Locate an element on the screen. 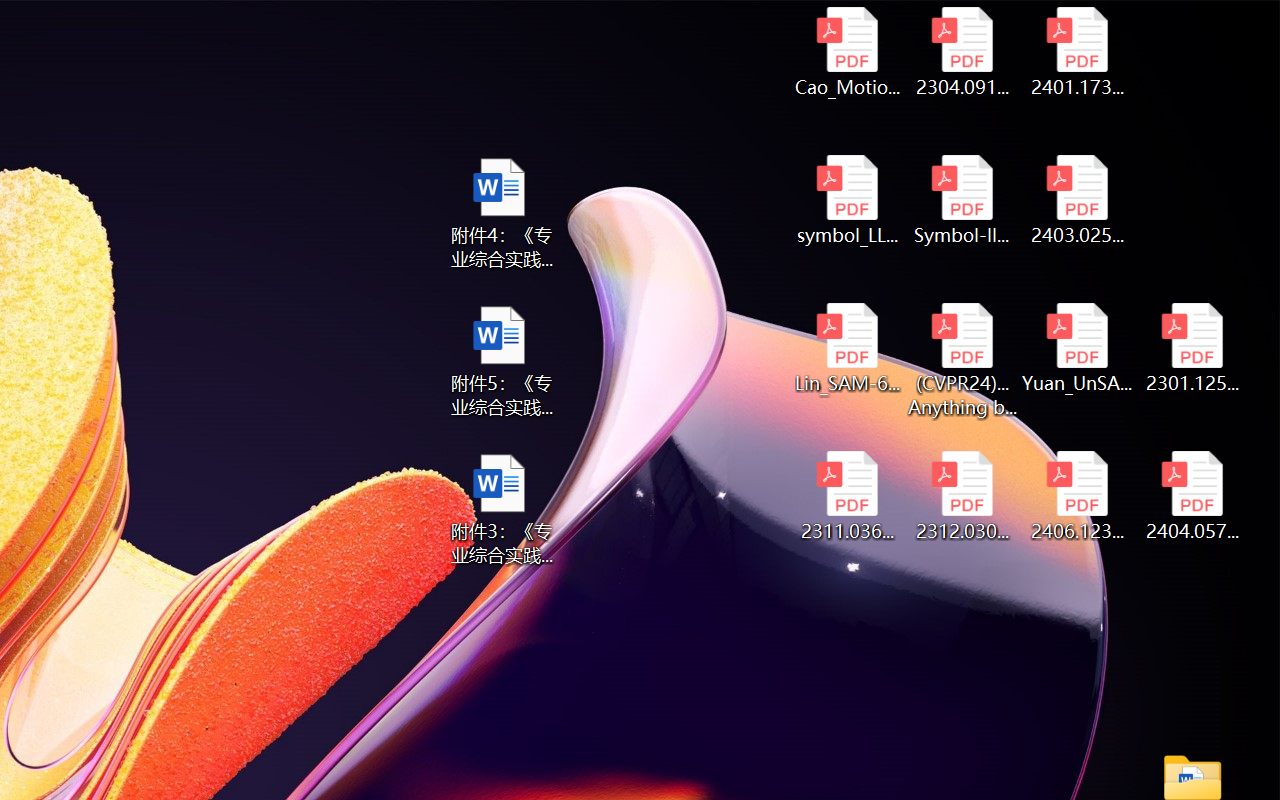 This screenshot has width=1280, height=800. 'symbol_LLM.pdf' is located at coordinates (847, 200).